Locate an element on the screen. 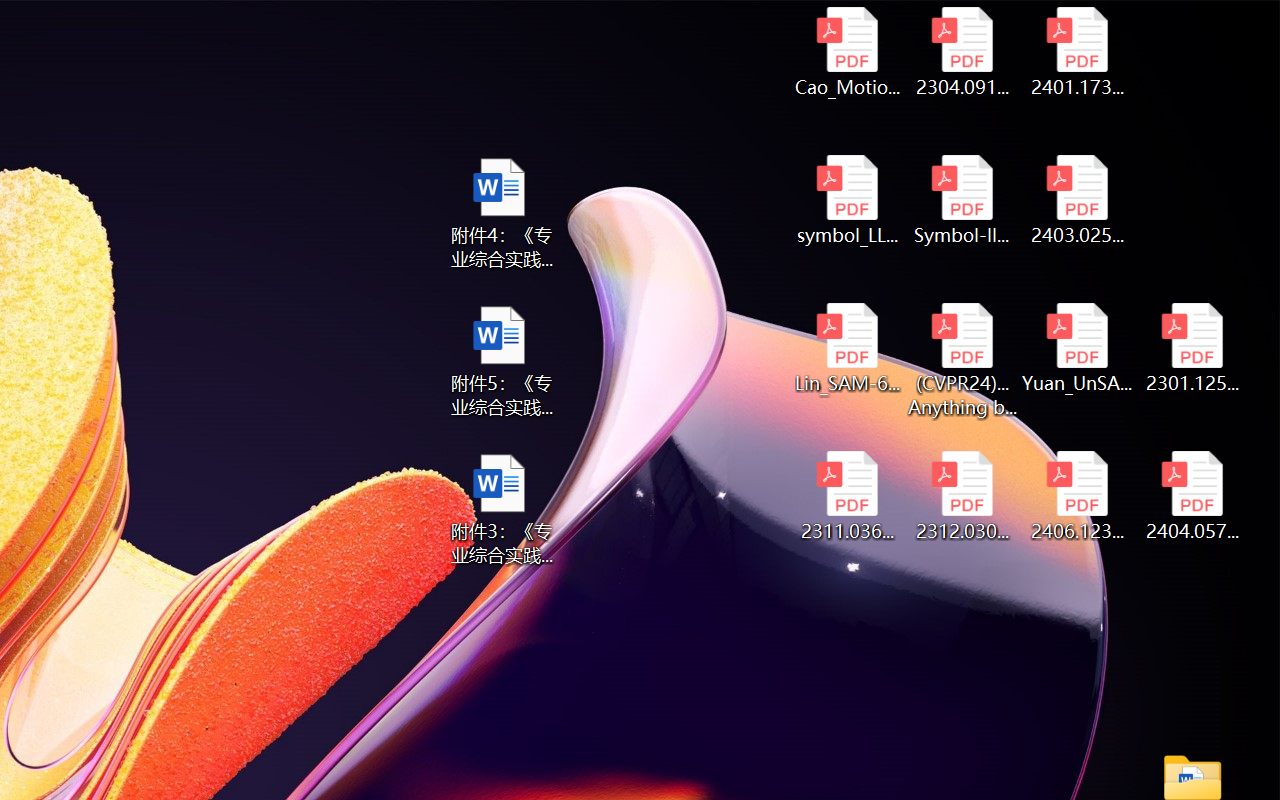 This screenshot has width=1280, height=800. 'symbol_LLM.pdf' is located at coordinates (847, 200).